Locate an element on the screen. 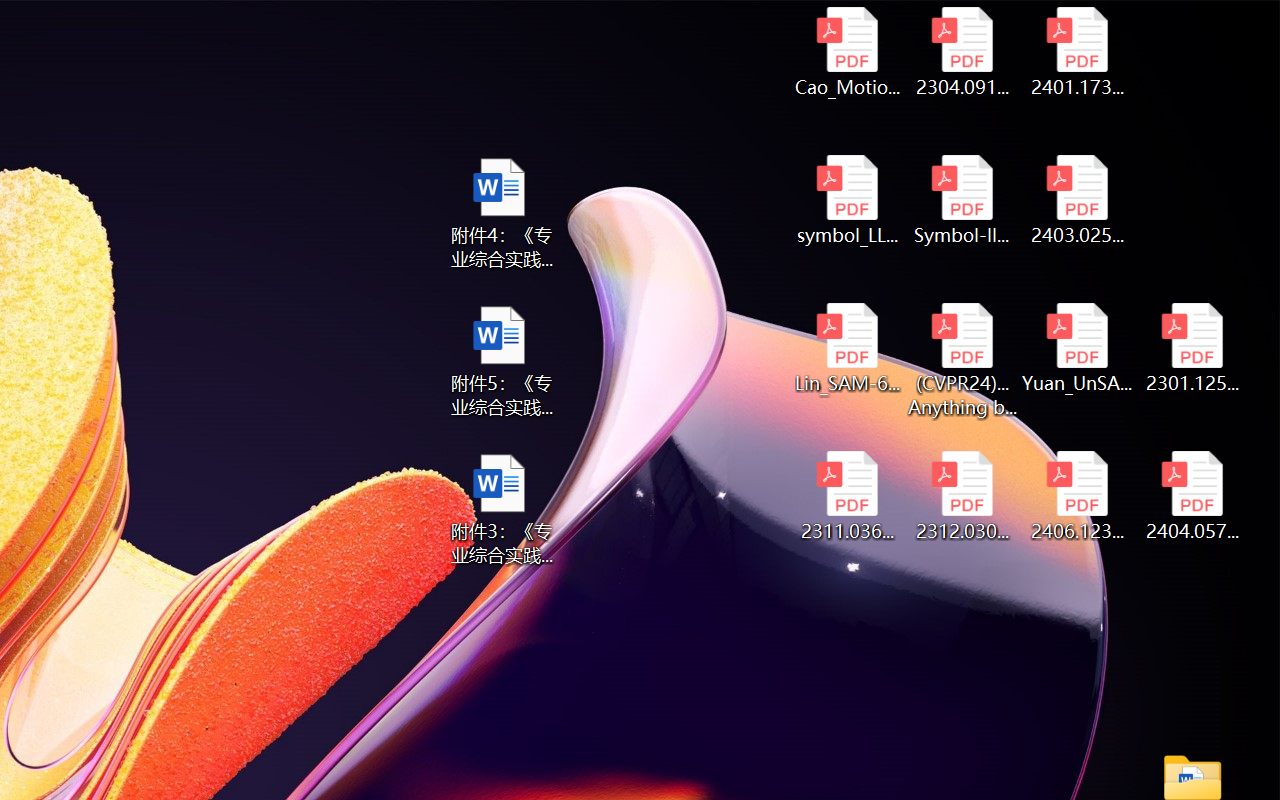 This screenshot has width=1280, height=800. 'symbol_LLM.pdf' is located at coordinates (847, 200).